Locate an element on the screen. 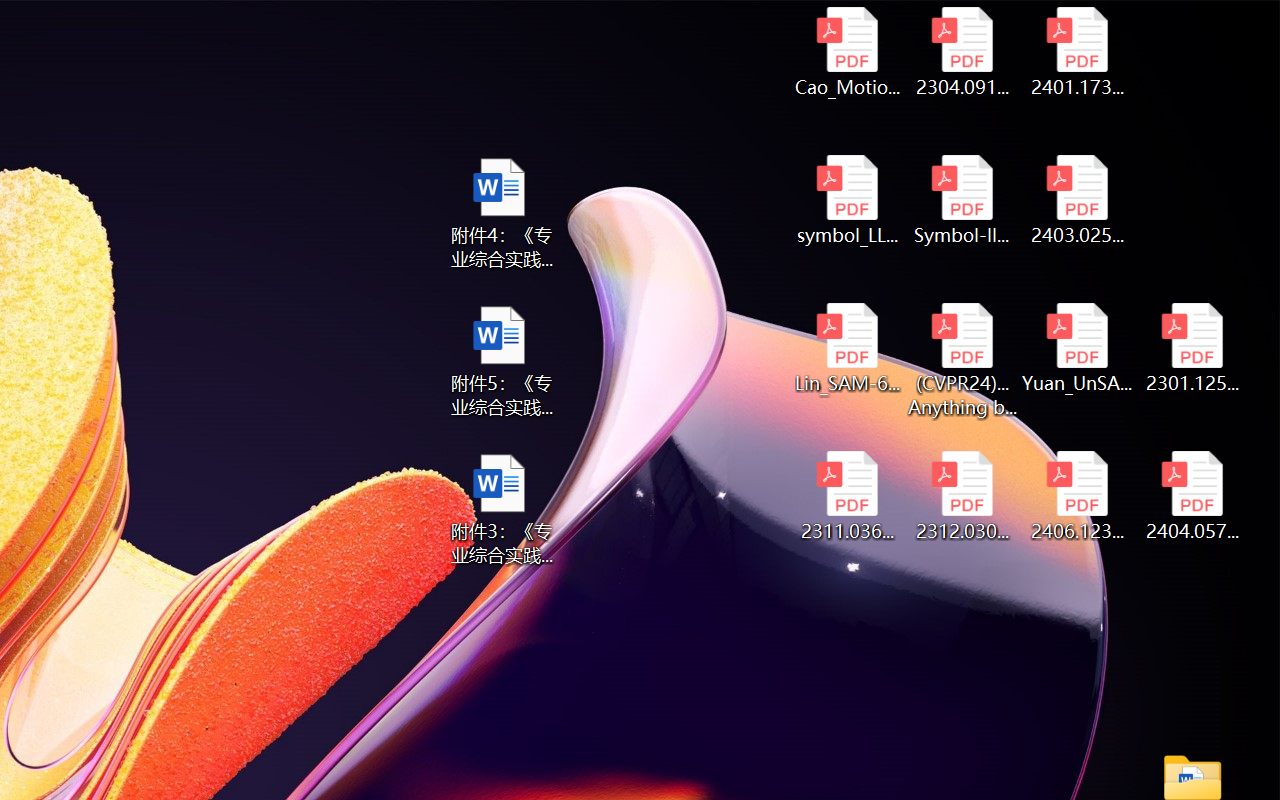 This screenshot has width=1280, height=800. 'symbol_LLM.pdf' is located at coordinates (847, 200).